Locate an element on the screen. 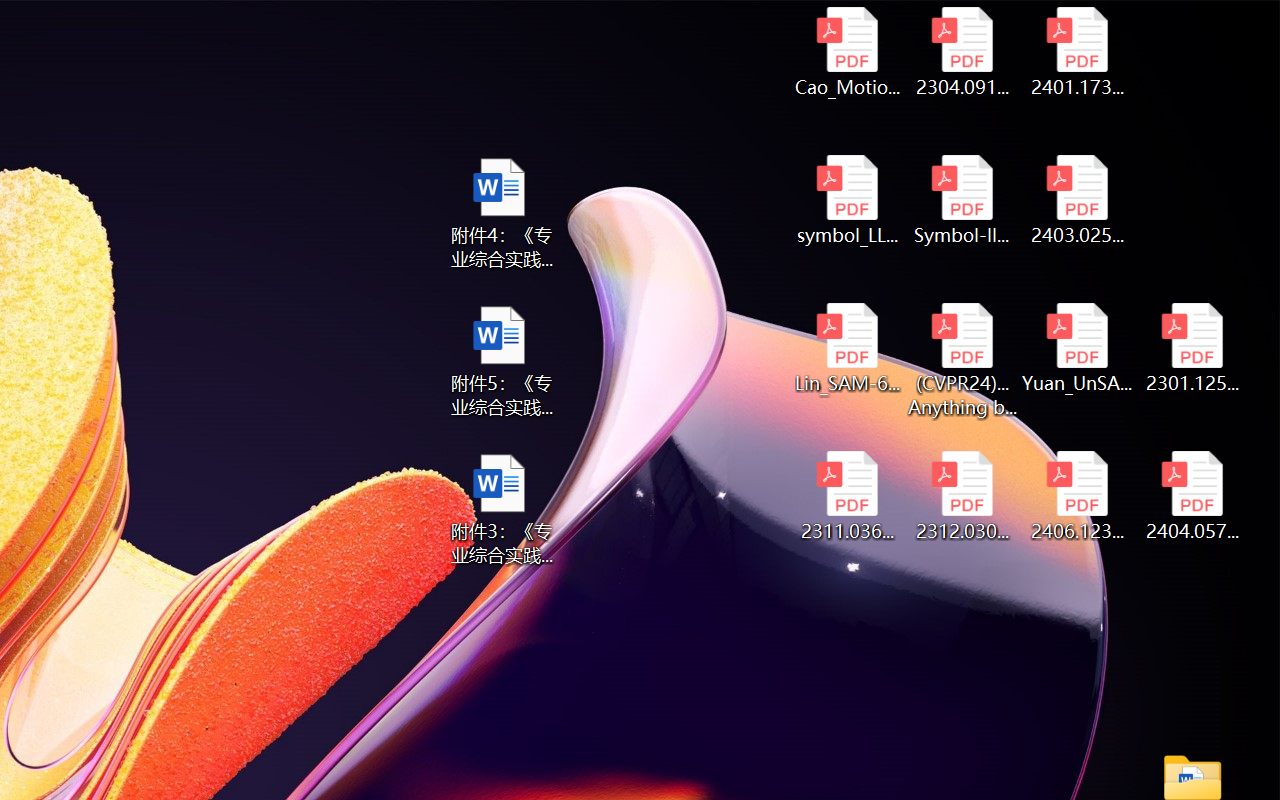 This screenshot has width=1280, height=800. 'symbol_LLM.pdf' is located at coordinates (847, 200).